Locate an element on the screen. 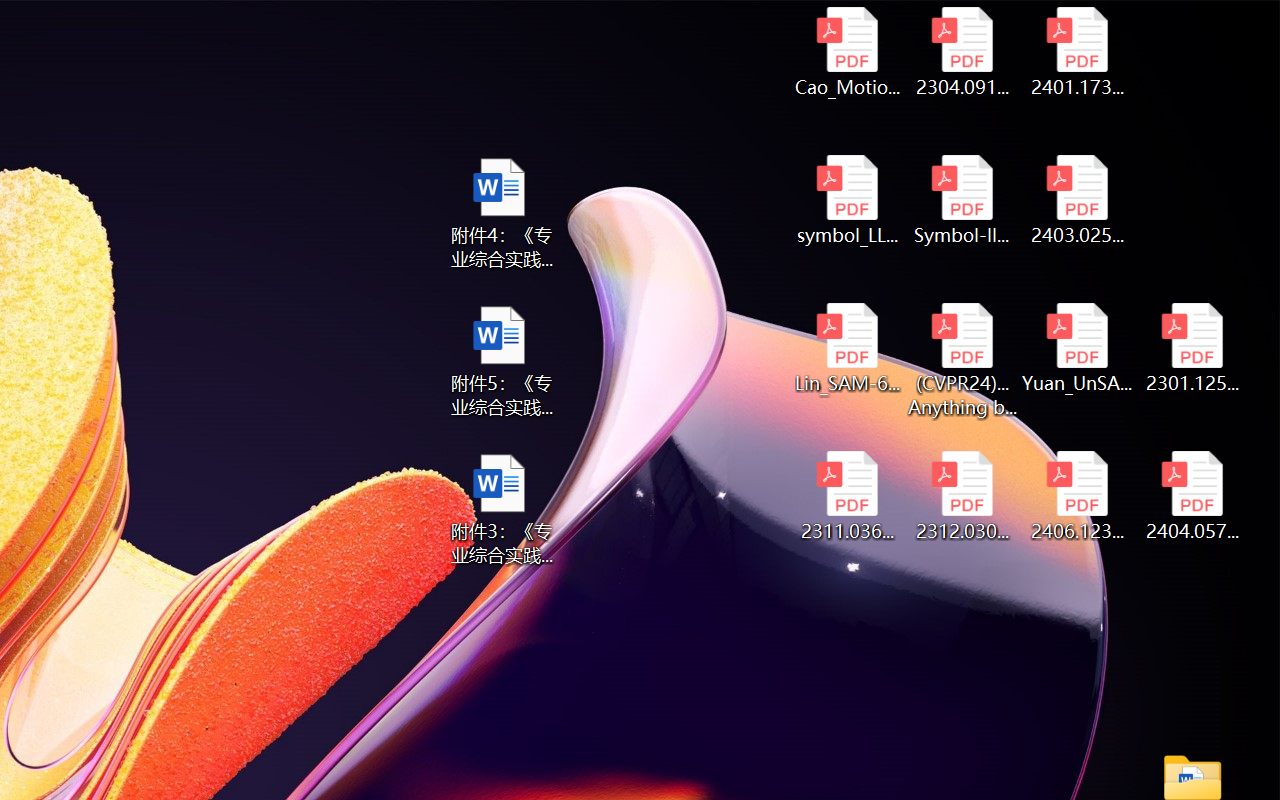 This screenshot has width=1280, height=800. 'symbol_LLM.pdf' is located at coordinates (847, 200).